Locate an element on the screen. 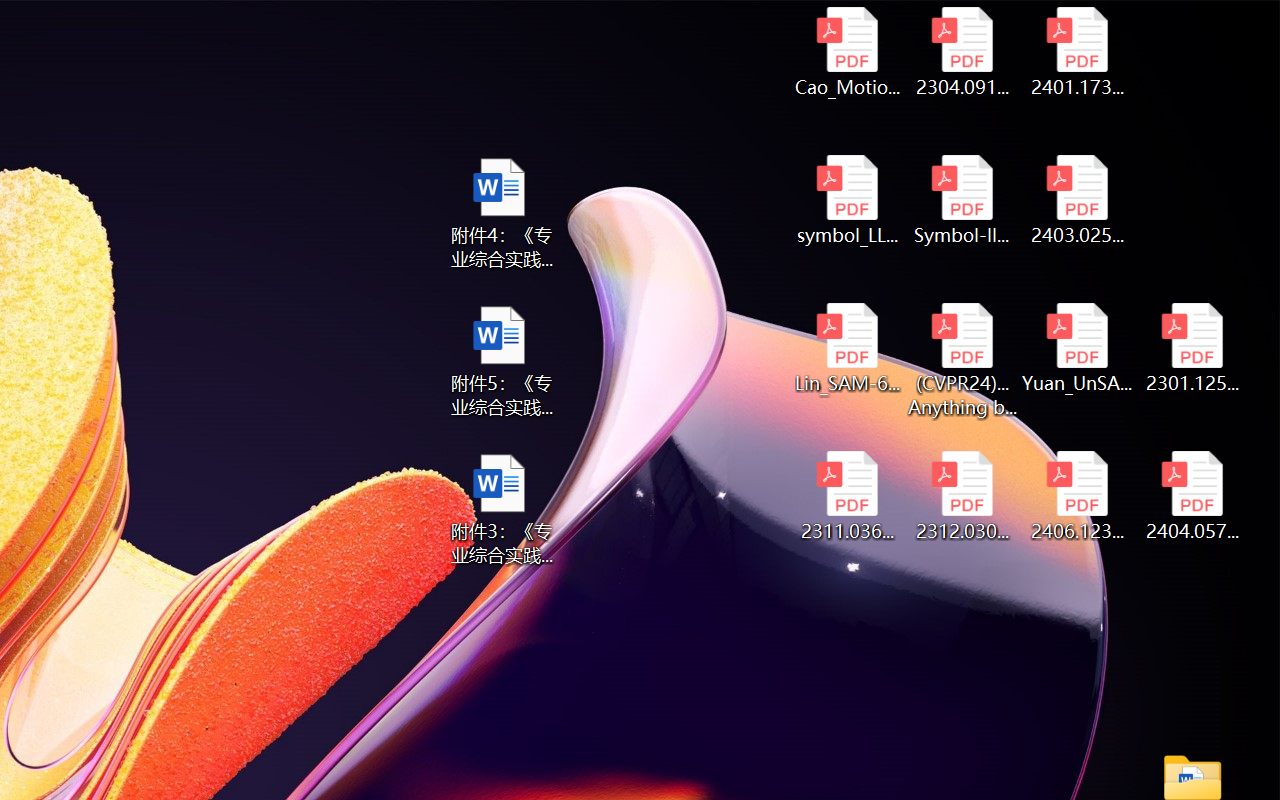 This screenshot has width=1280, height=800. 'symbol_LLM.pdf' is located at coordinates (847, 200).